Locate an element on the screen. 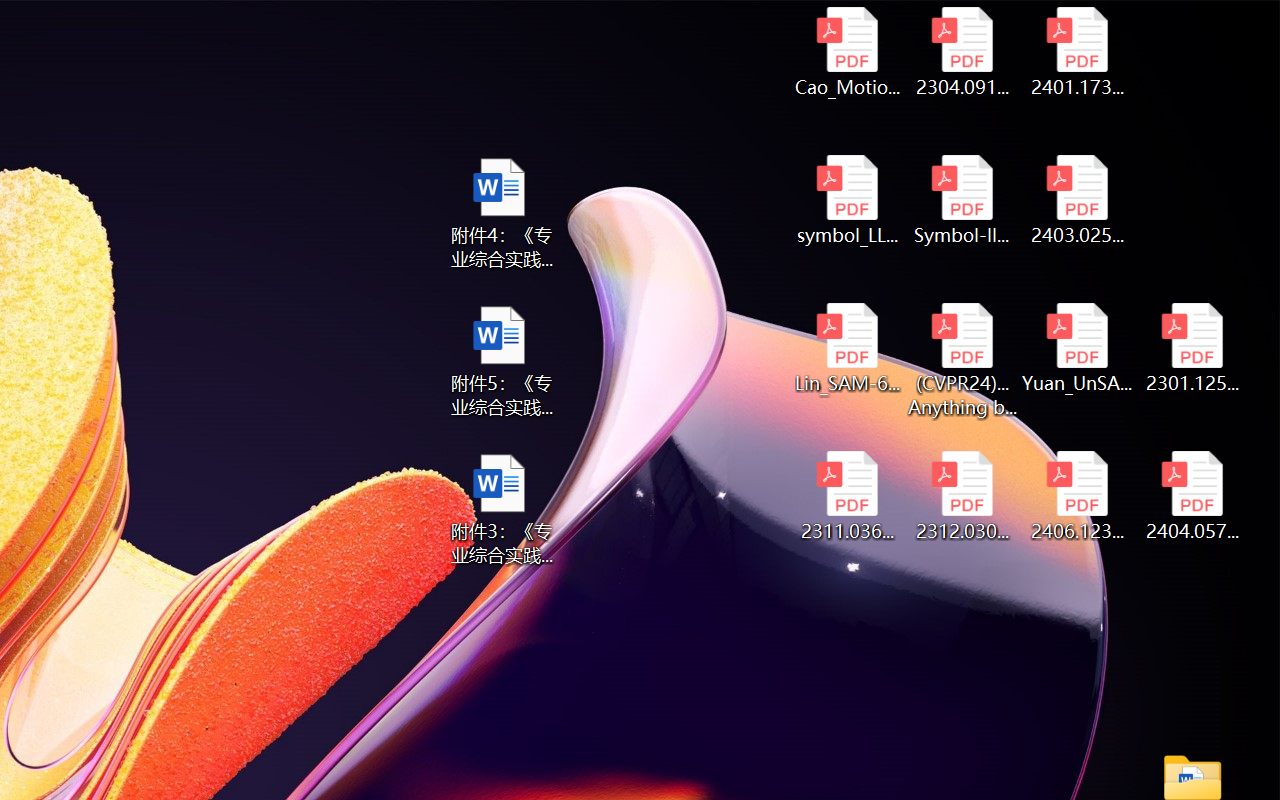 This screenshot has width=1280, height=800. 'symbol_LLM.pdf' is located at coordinates (847, 200).